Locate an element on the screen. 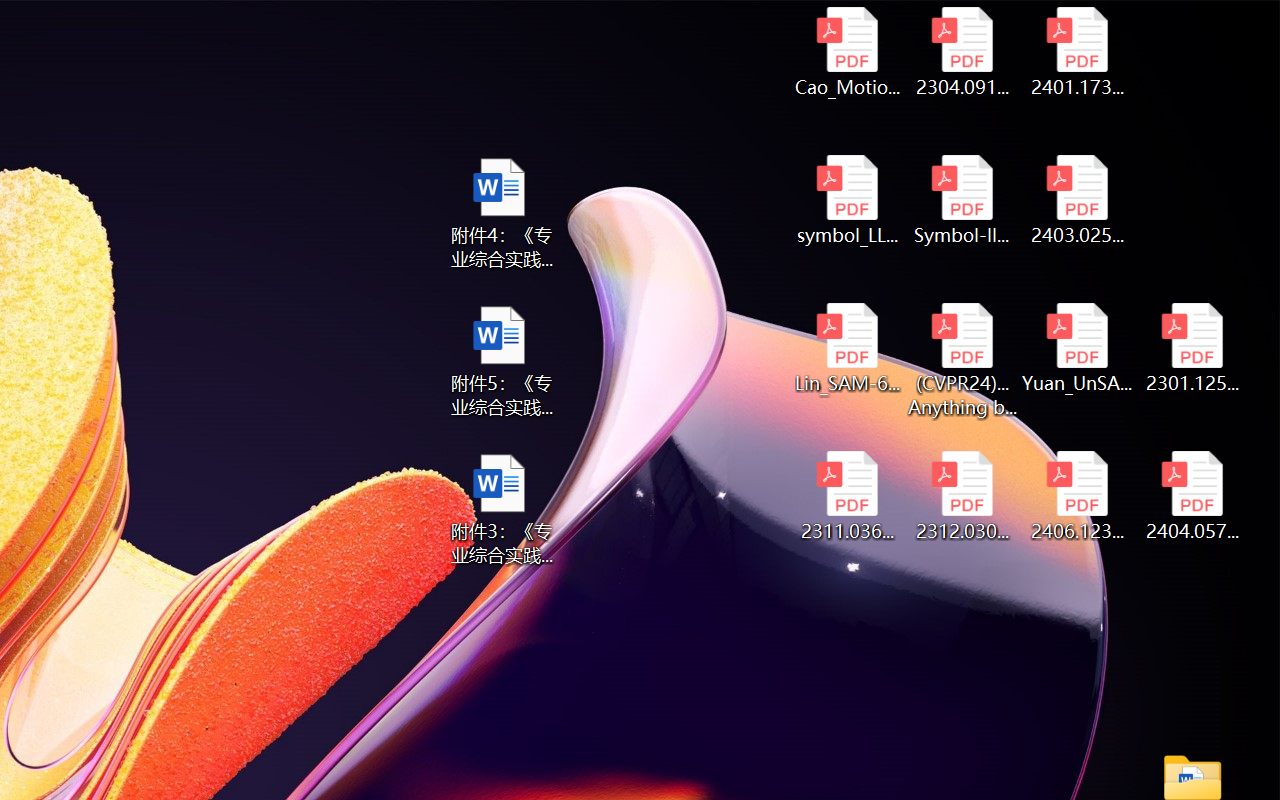 This screenshot has width=1280, height=800. 'symbol_LLM.pdf' is located at coordinates (847, 200).